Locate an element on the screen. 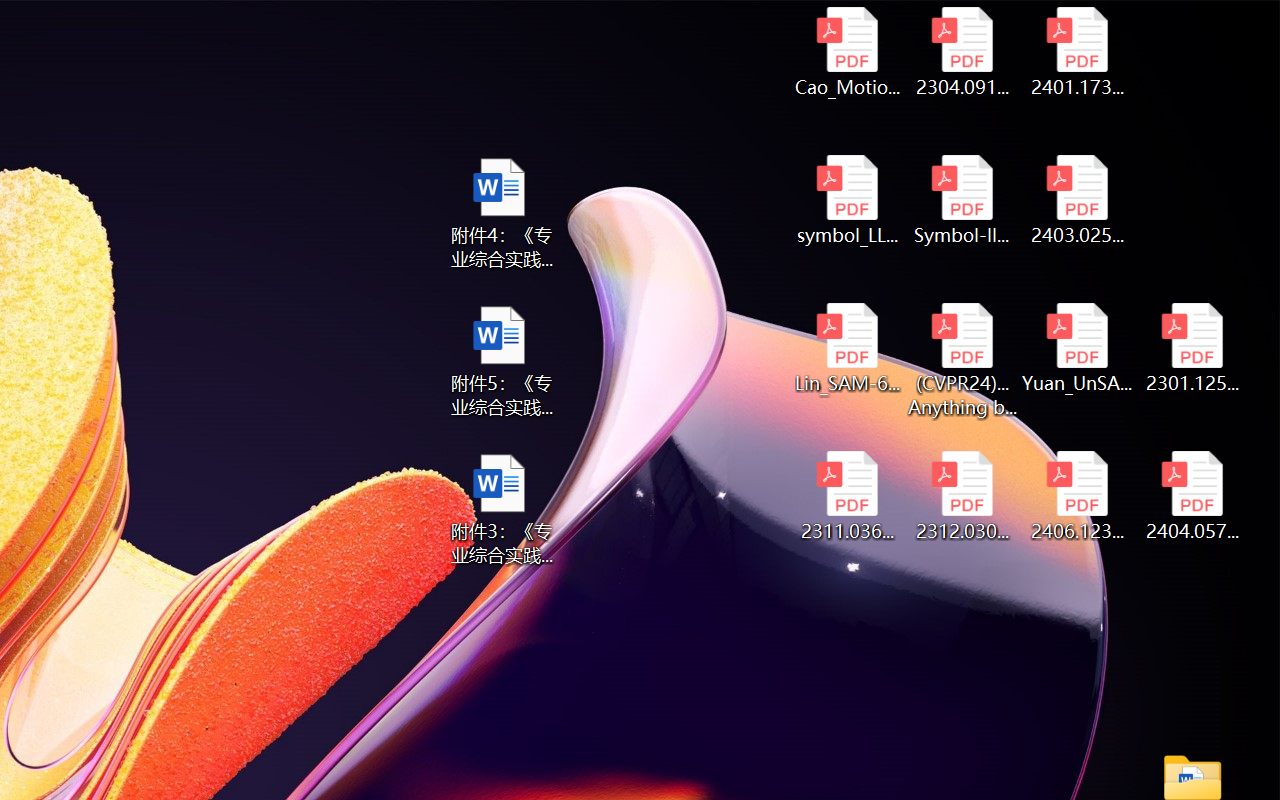 This screenshot has width=1280, height=800. 'symbol_LLM.pdf' is located at coordinates (847, 200).